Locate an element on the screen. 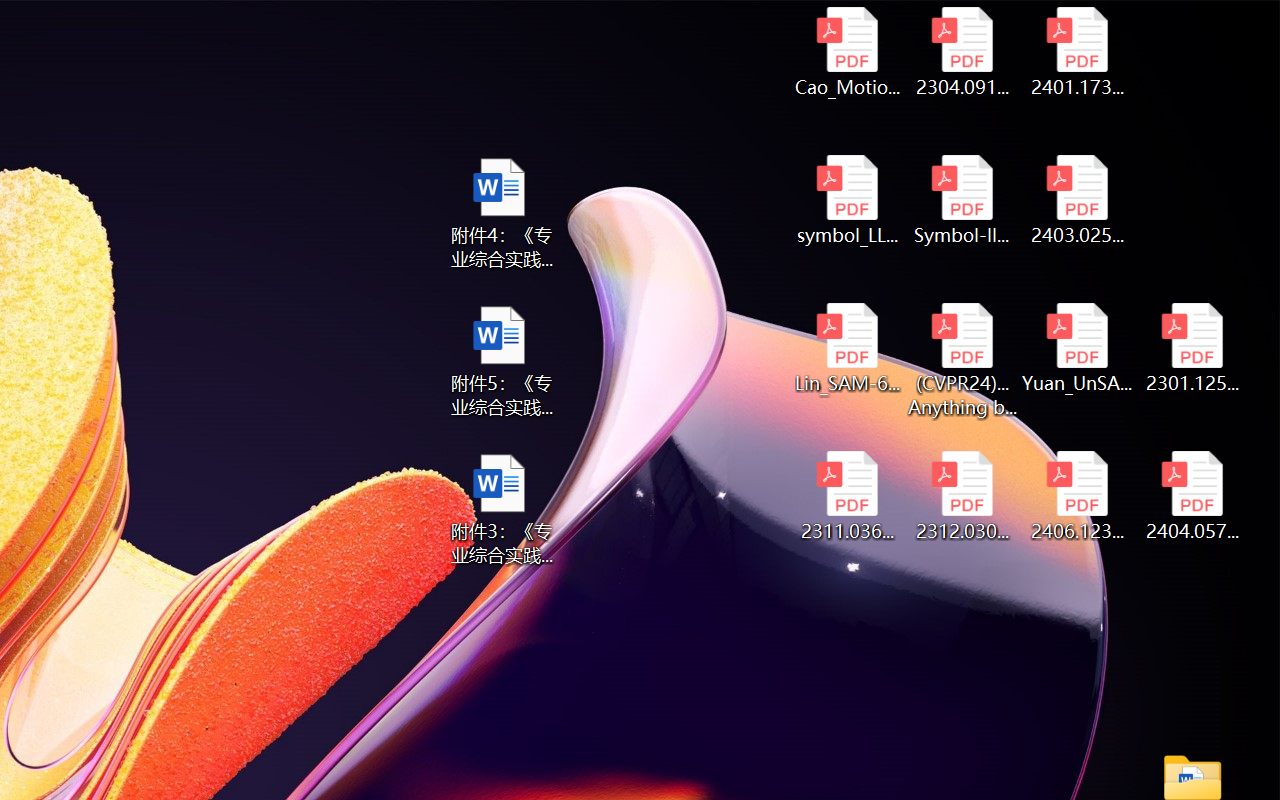 This screenshot has width=1280, height=800. 'symbol_LLM.pdf' is located at coordinates (847, 200).